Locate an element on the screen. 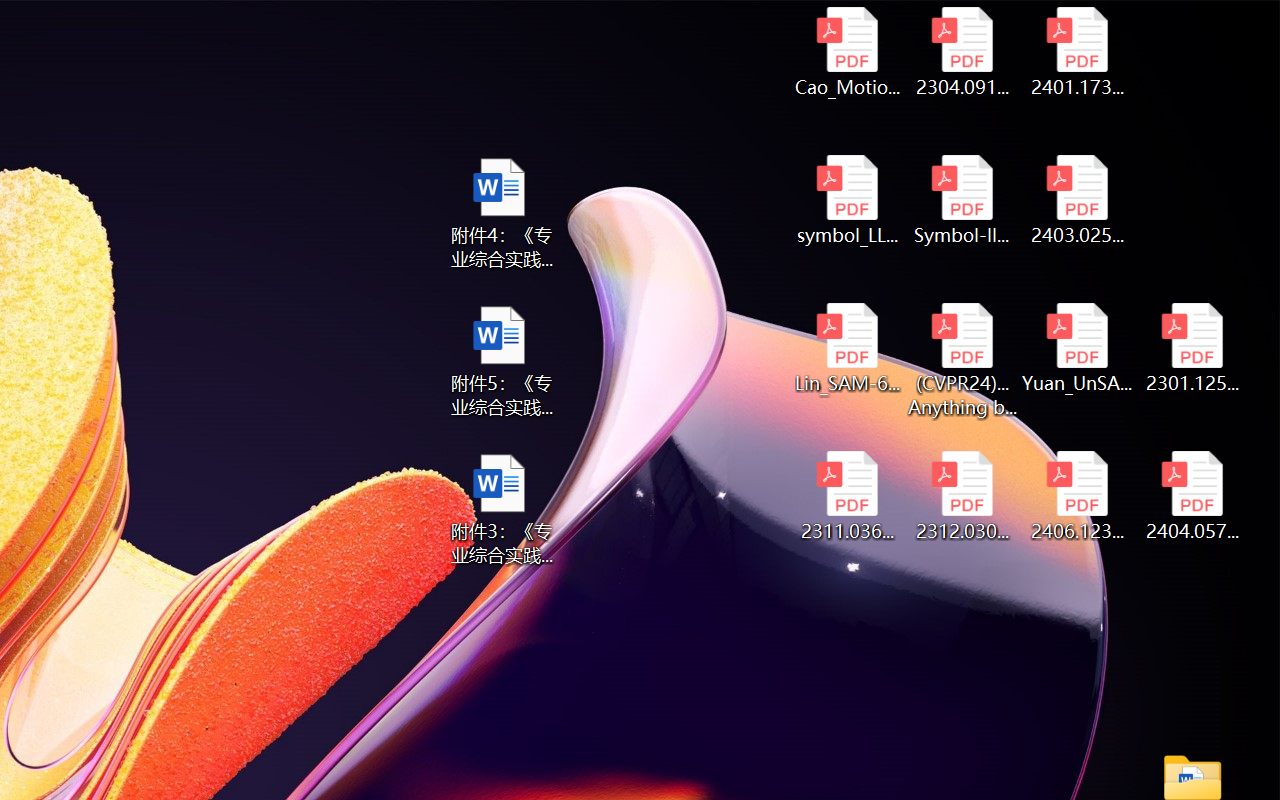 This screenshot has width=1280, height=800. 'symbol_LLM.pdf' is located at coordinates (847, 200).